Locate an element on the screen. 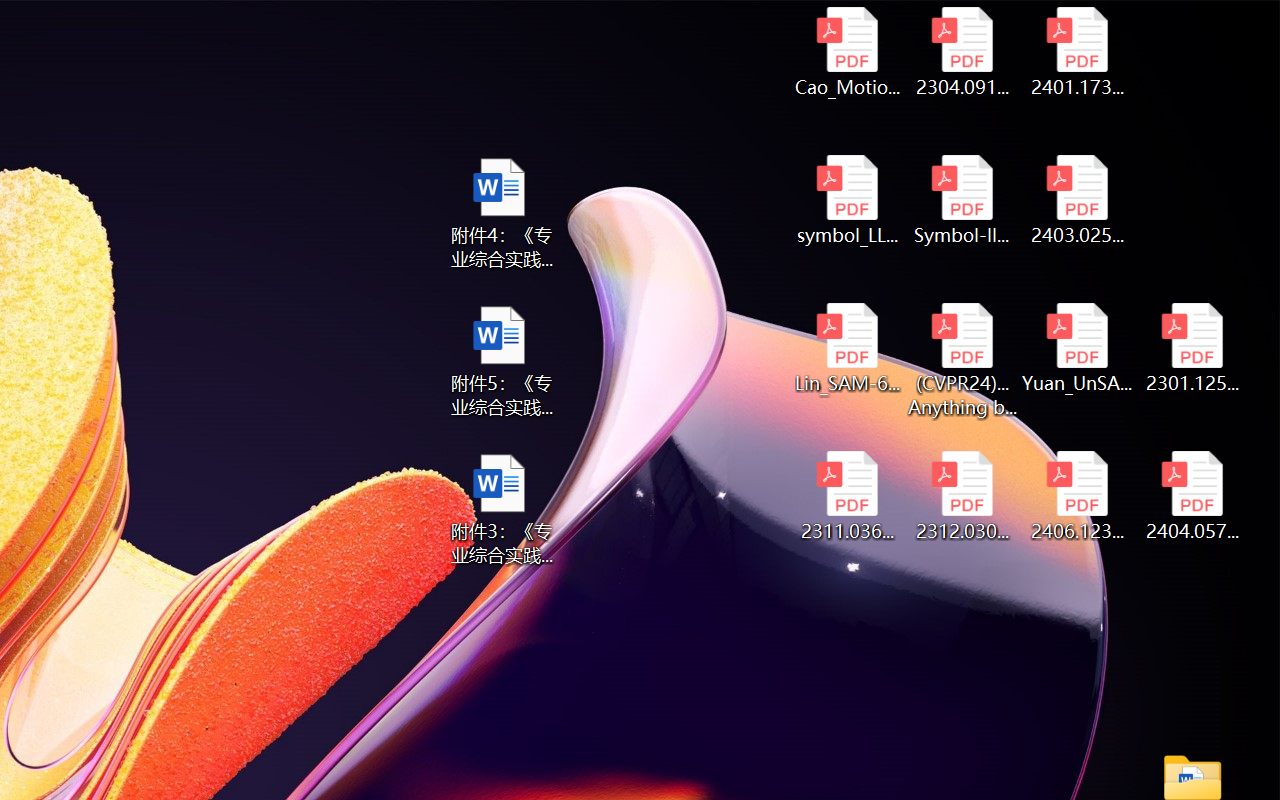 This screenshot has width=1280, height=800. 'symbol_LLM.pdf' is located at coordinates (847, 200).